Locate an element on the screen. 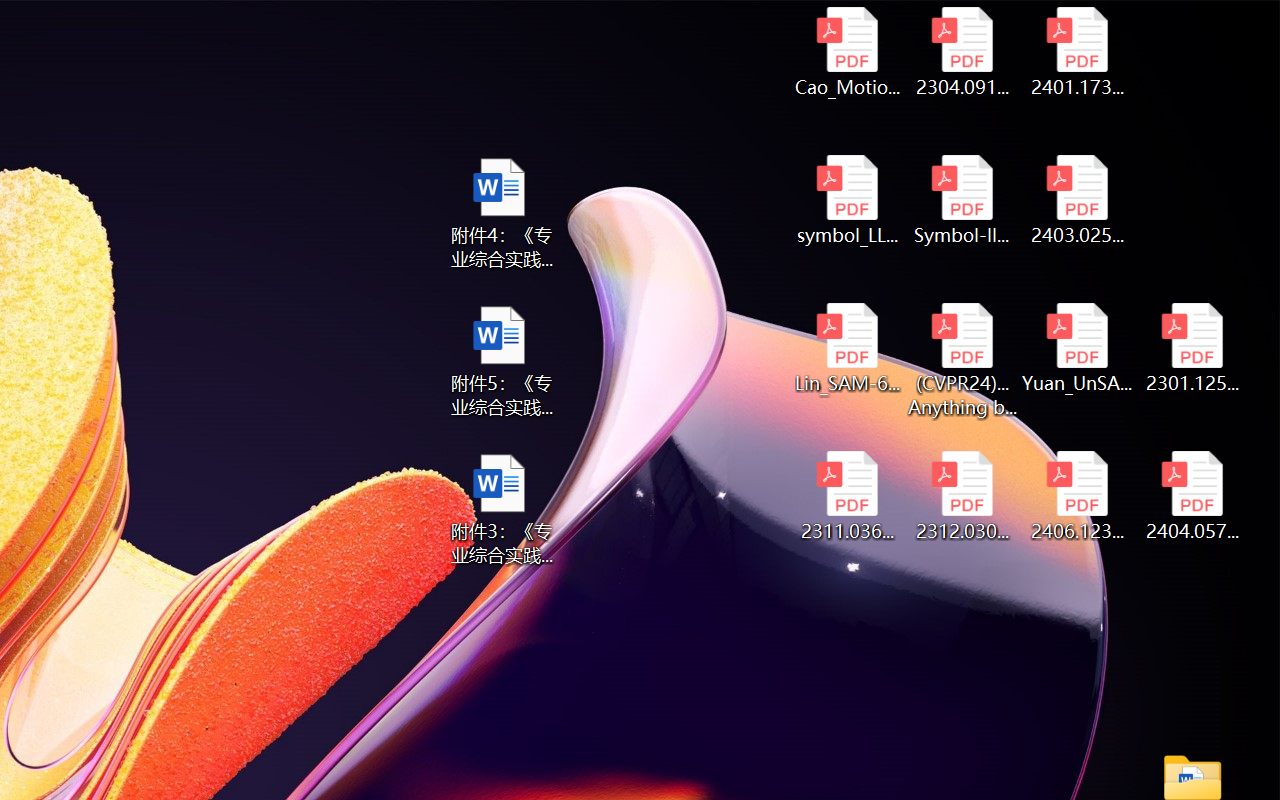 This screenshot has width=1280, height=800. 'symbol_LLM.pdf' is located at coordinates (847, 200).